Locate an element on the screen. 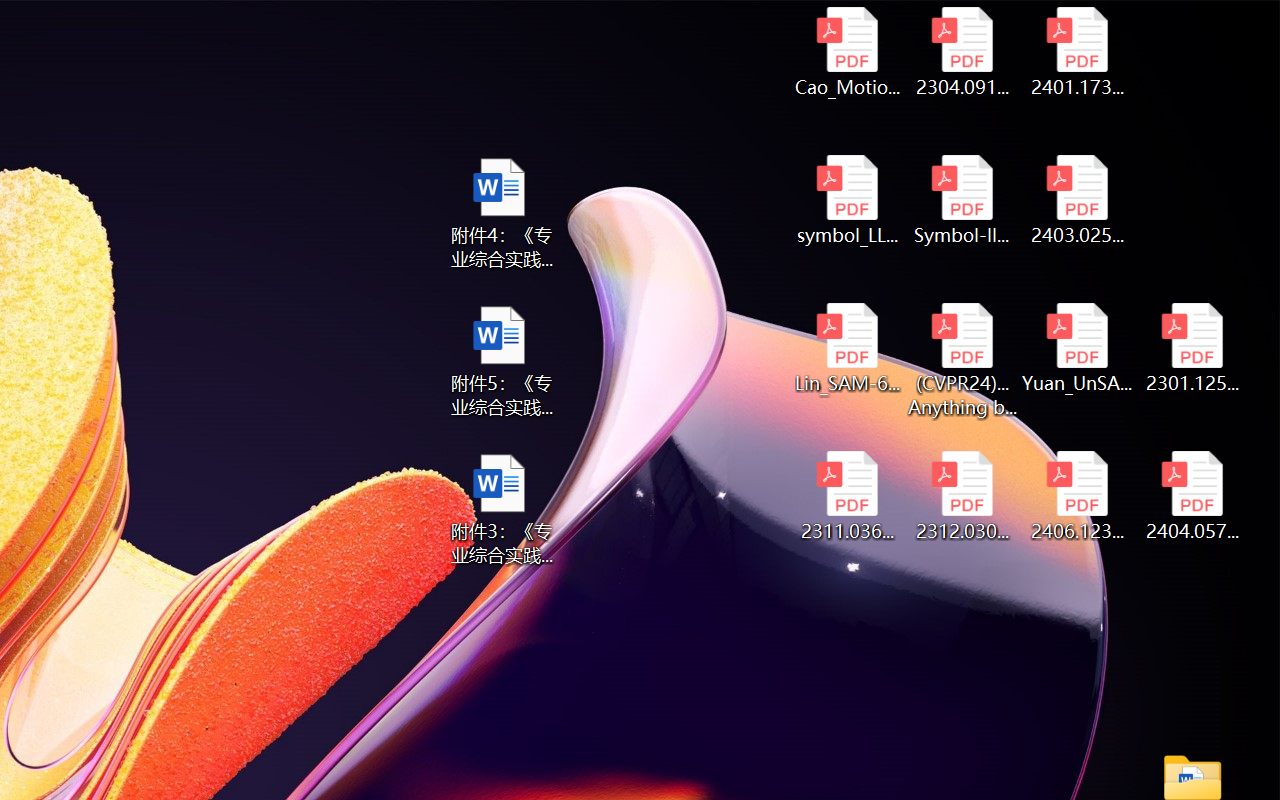 This screenshot has width=1280, height=800. 'symbol_LLM.pdf' is located at coordinates (847, 200).